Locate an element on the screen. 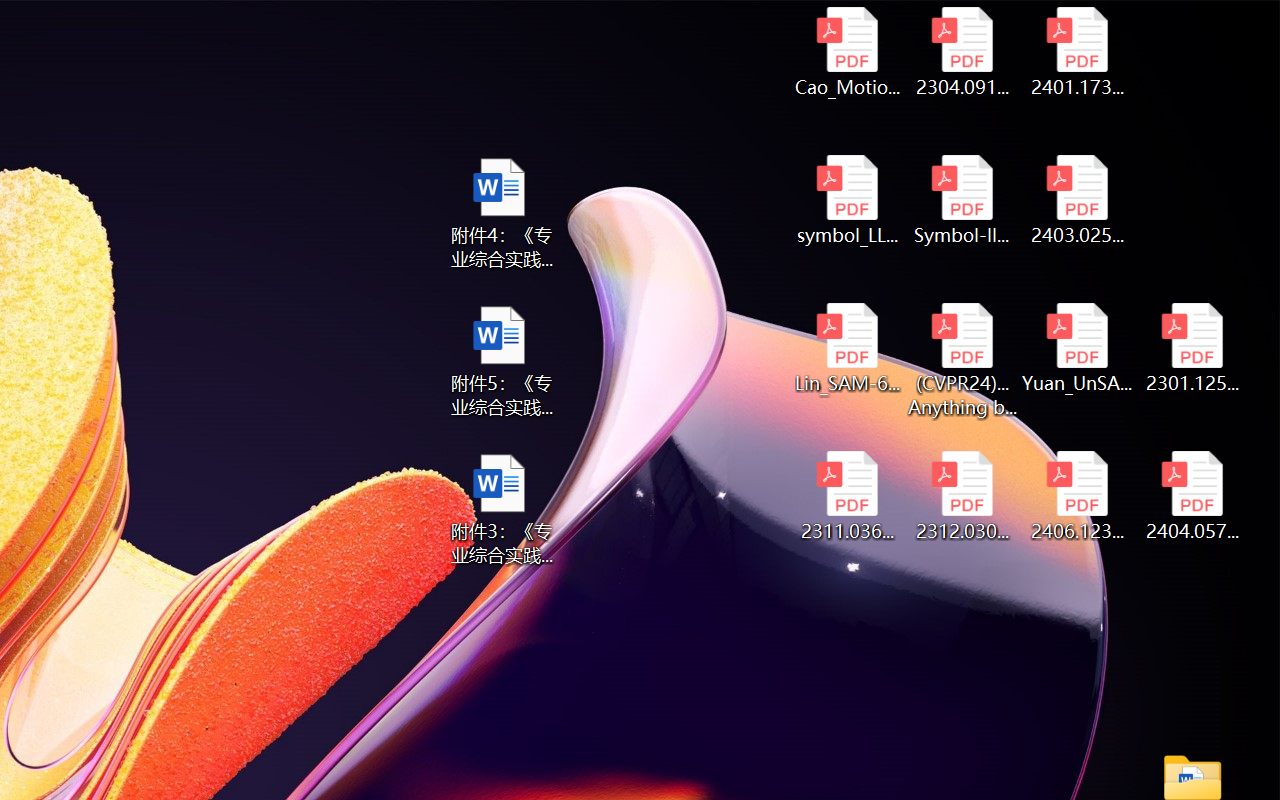 This screenshot has width=1280, height=800. 'symbol_LLM.pdf' is located at coordinates (847, 200).